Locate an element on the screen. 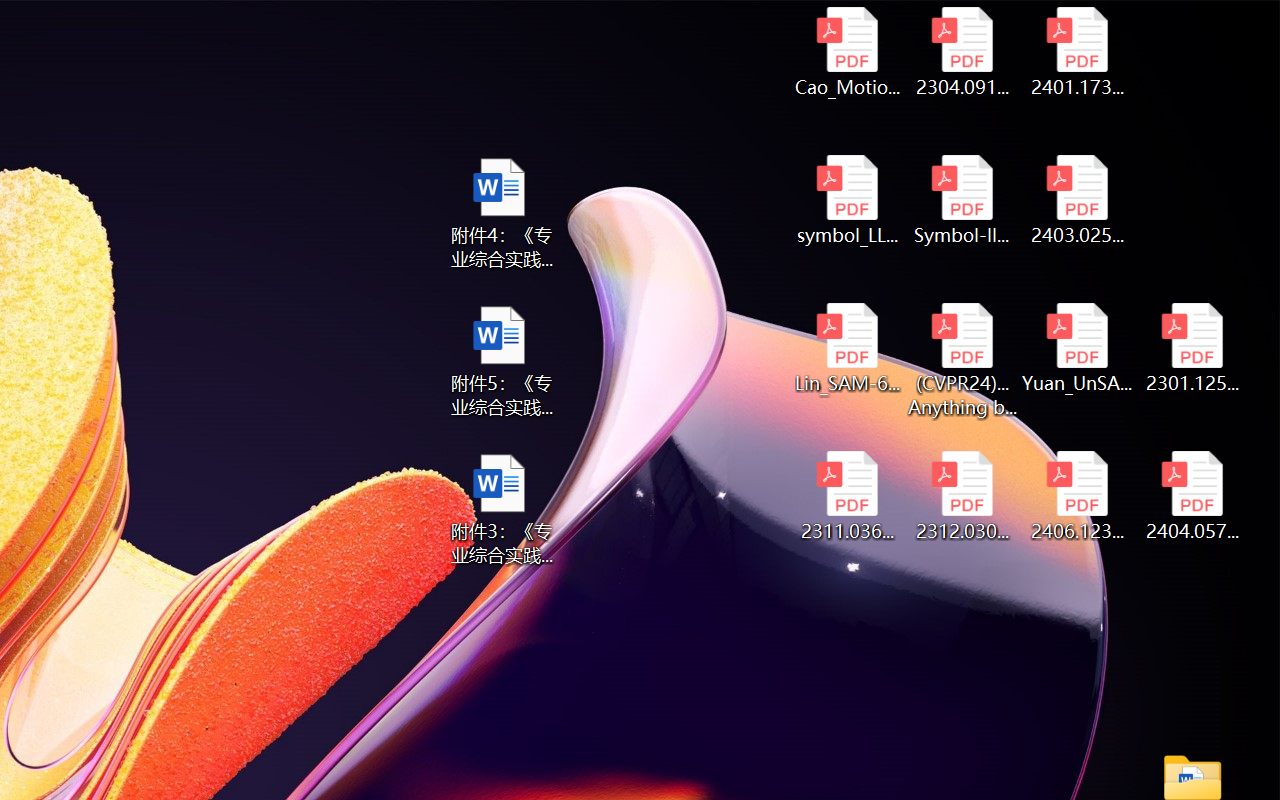 This screenshot has width=1280, height=800. 'symbol_LLM.pdf' is located at coordinates (847, 200).